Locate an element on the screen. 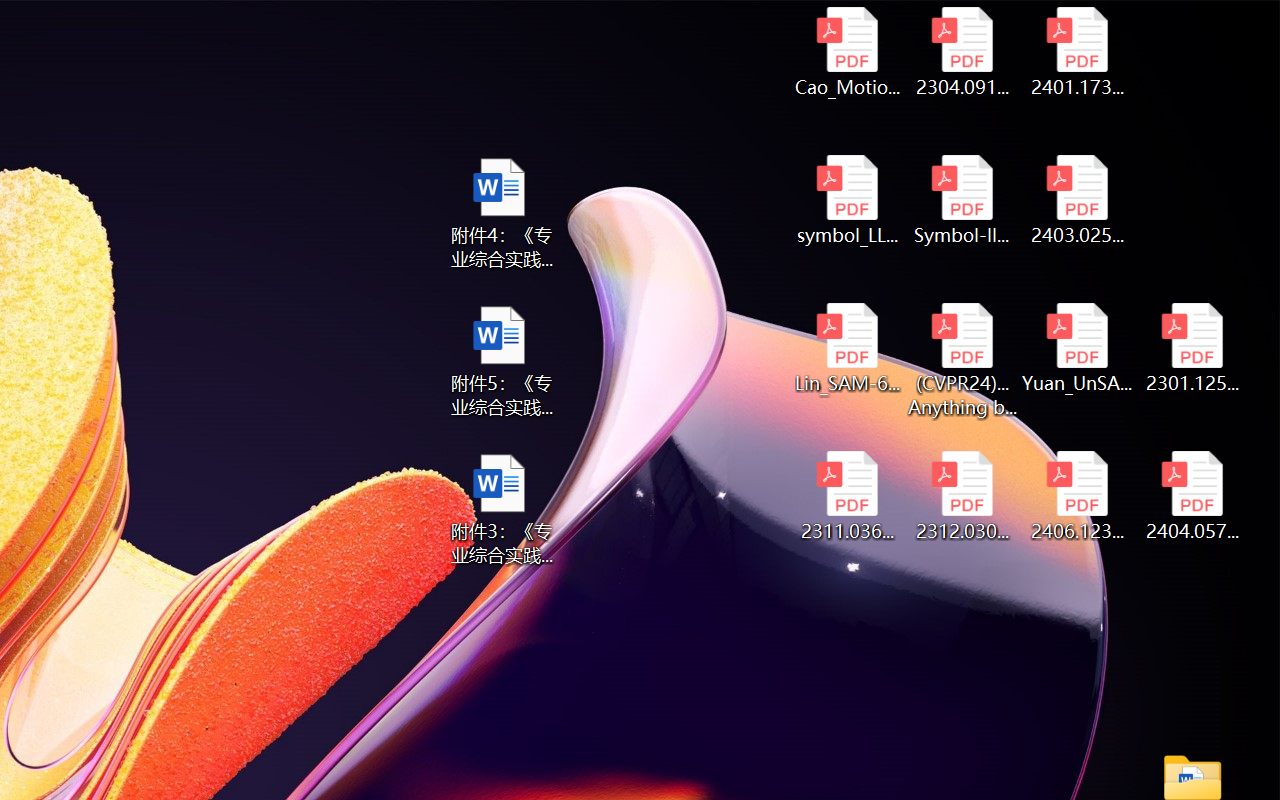 This screenshot has width=1280, height=800. 'symbol_LLM.pdf' is located at coordinates (847, 200).